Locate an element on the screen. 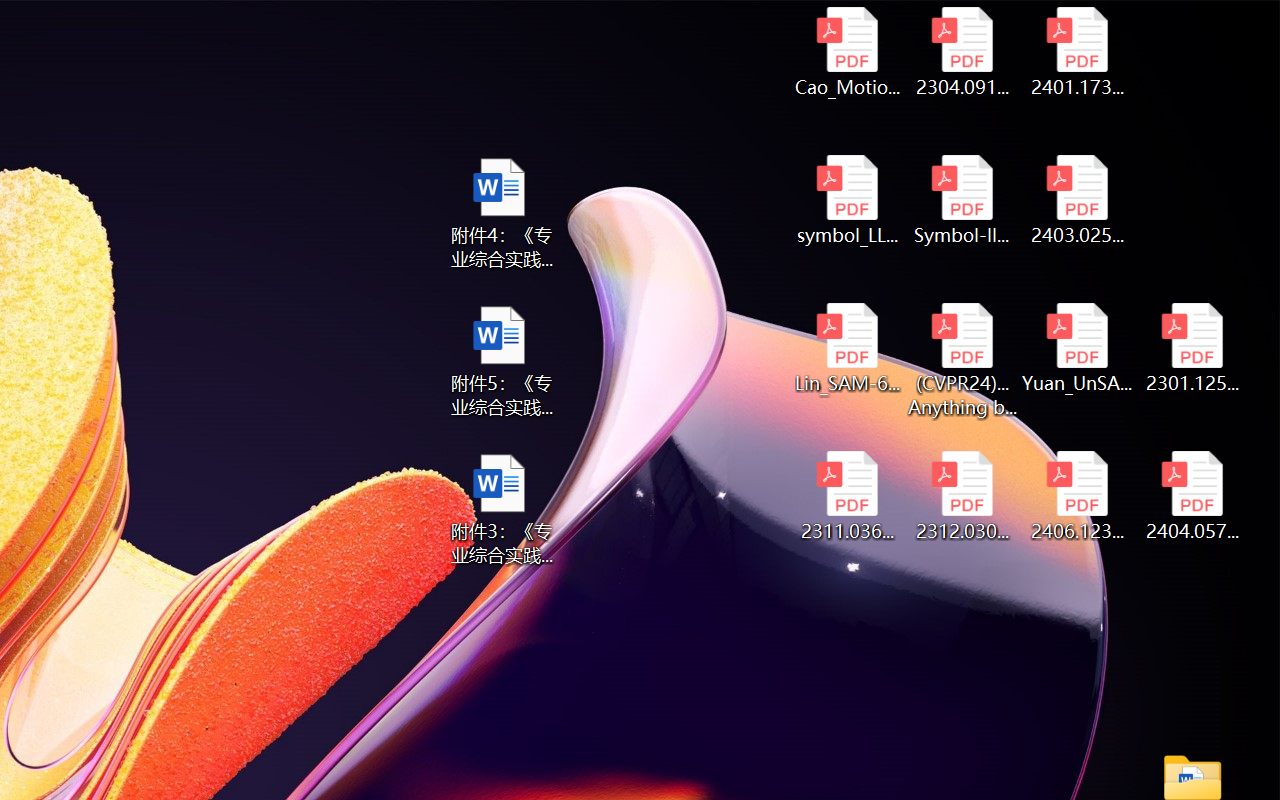 This screenshot has width=1280, height=800. 'symbol_LLM.pdf' is located at coordinates (847, 200).